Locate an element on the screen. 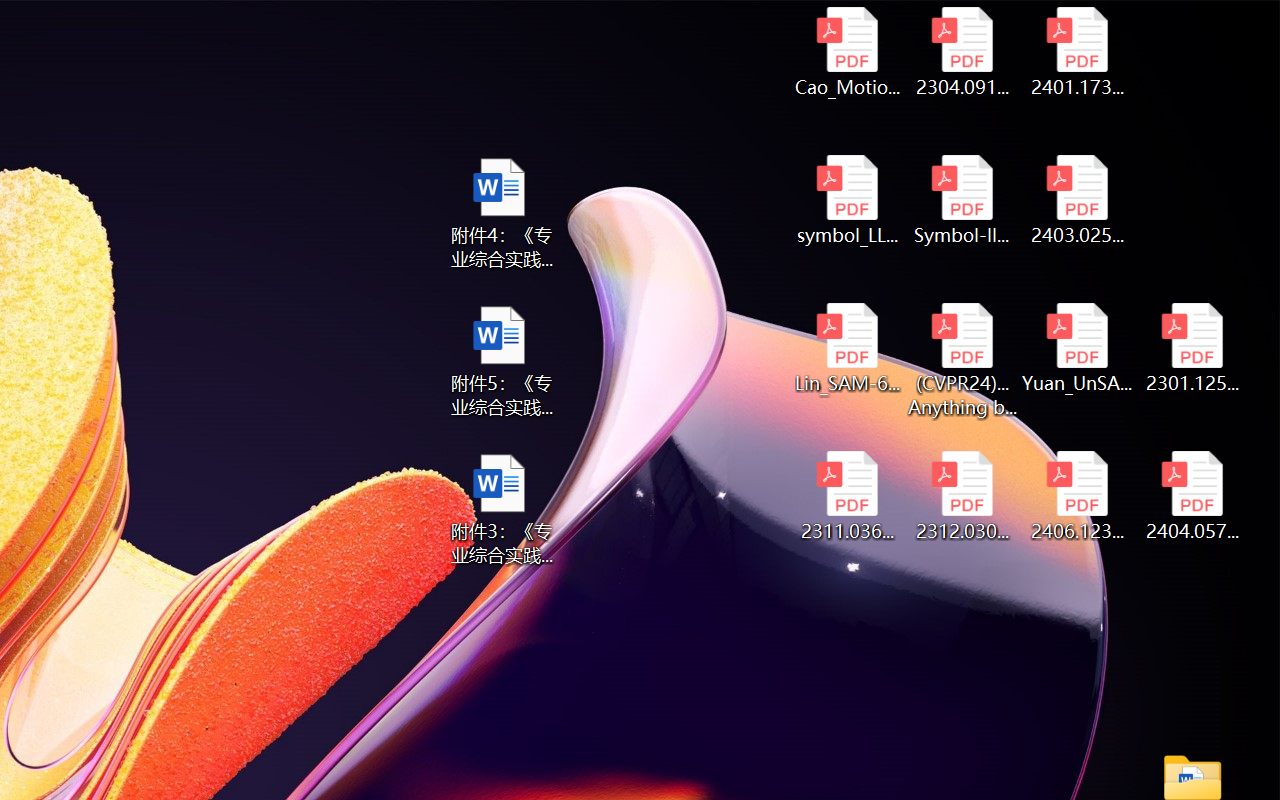 This screenshot has width=1280, height=800. 'symbol_LLM.pdf' is located at coordinates (847, 200).